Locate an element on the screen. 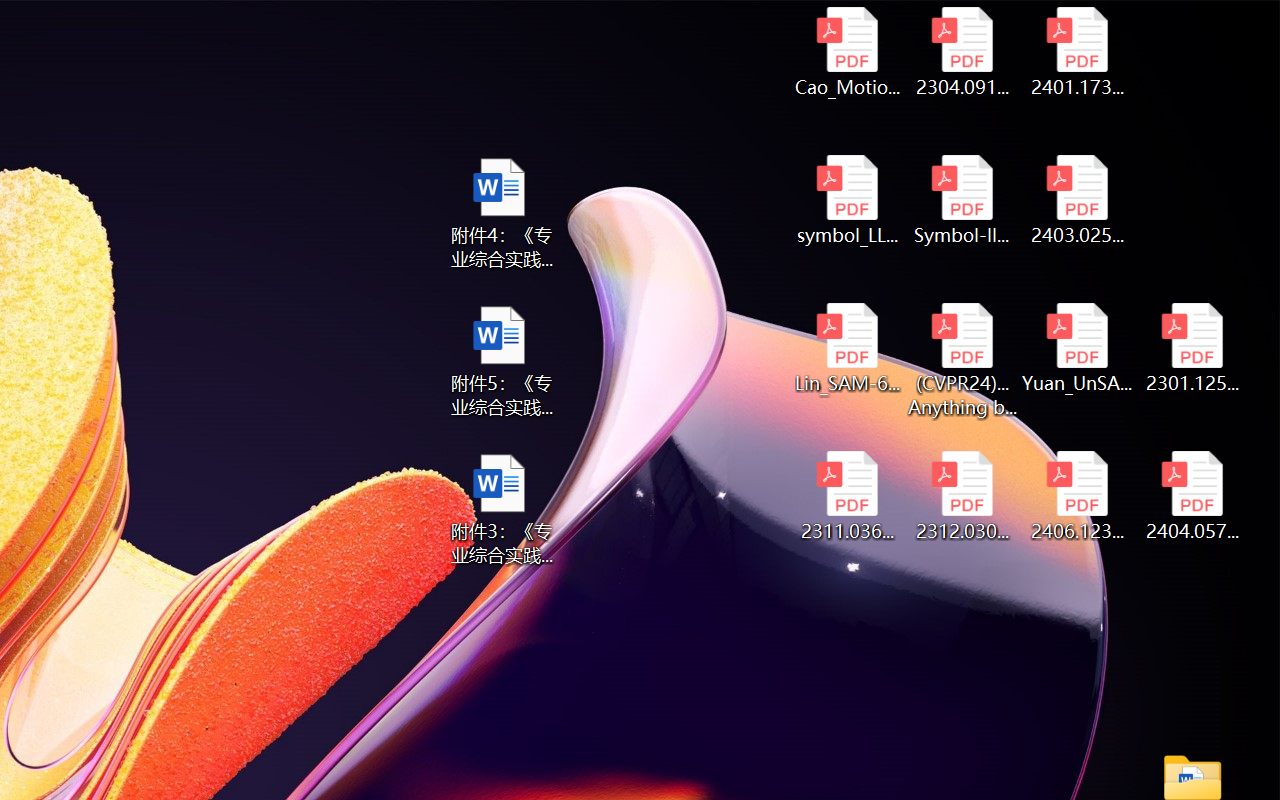 This screenshot has width=1280, height=800. 'symbol_LLM.pdf' is located at coordinates (847, 200).